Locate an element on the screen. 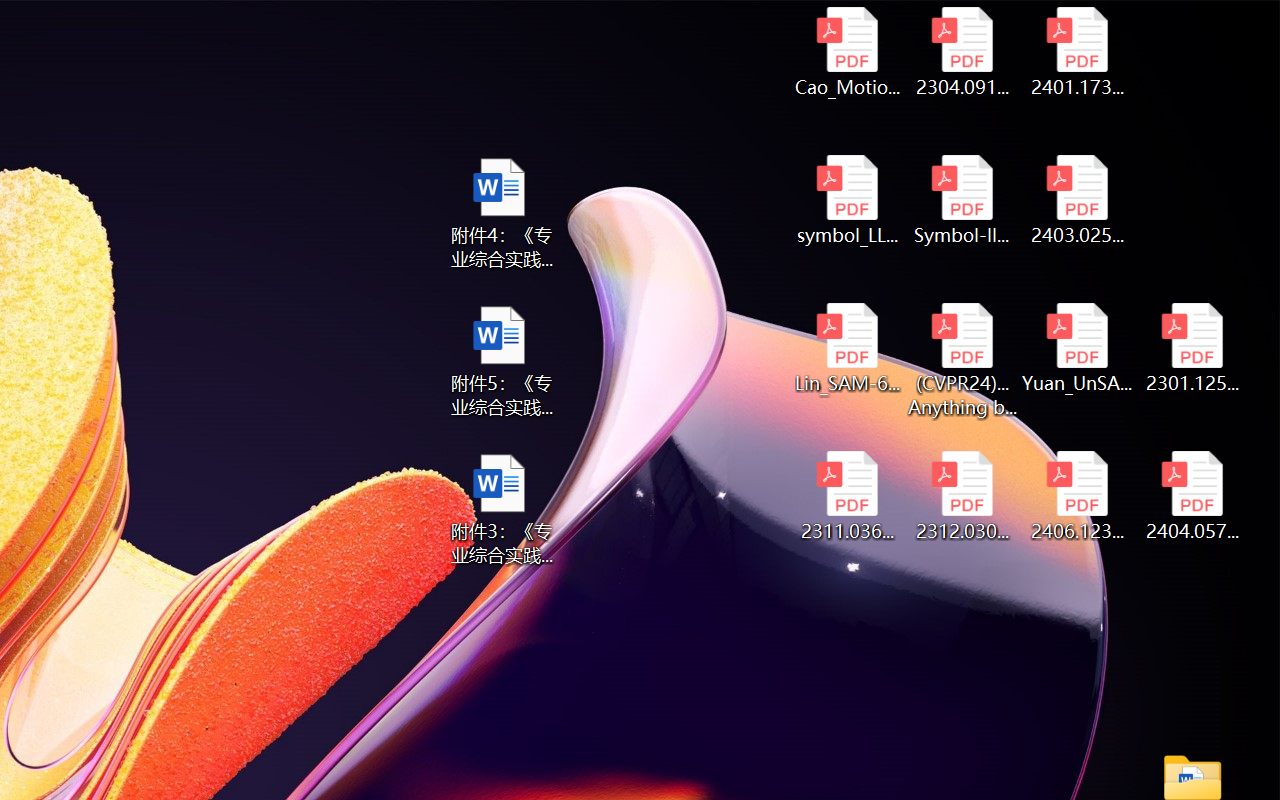 This screenshot has width=1280, height=800. 'symbol_LLM.pdf' is located at coordinates (847, 200).